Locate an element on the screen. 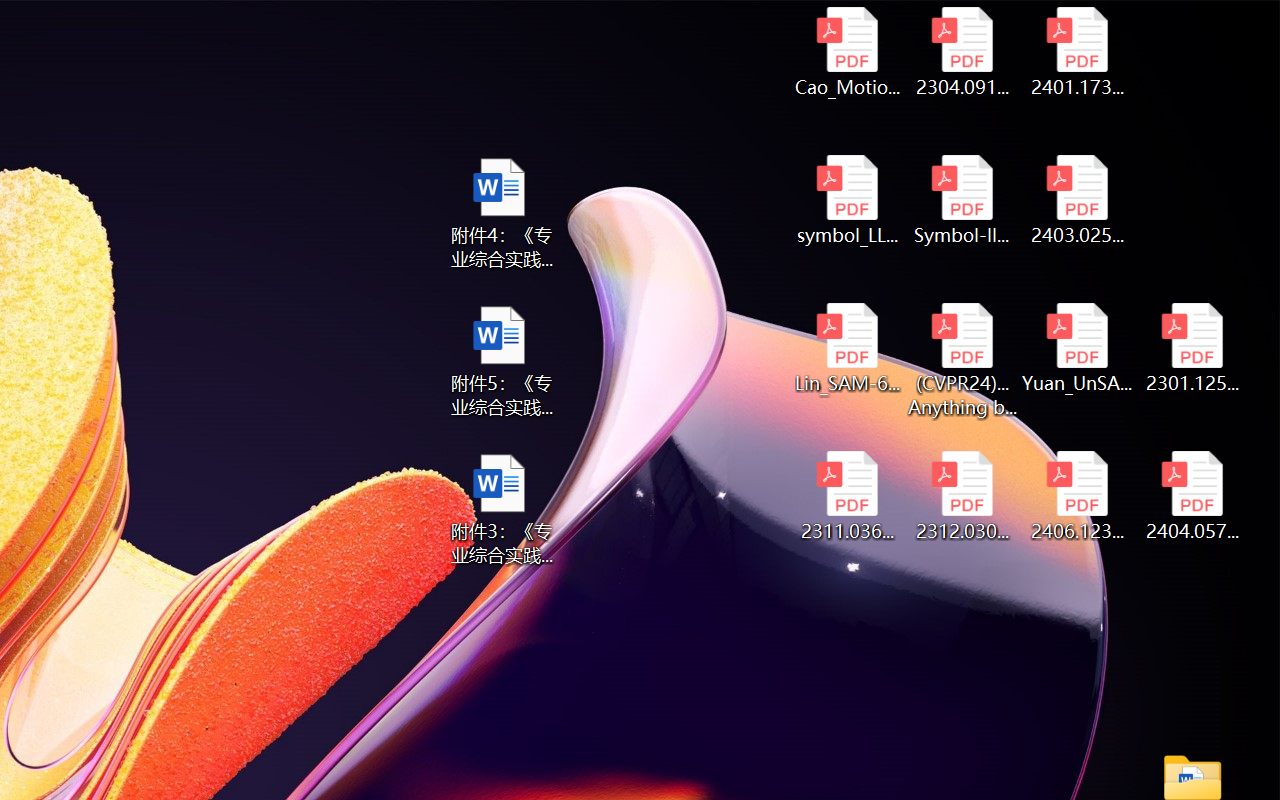 This screenshot has width=1280, height=800. 'symbol_LLM.pdf' is located at coordinates (847, 200).